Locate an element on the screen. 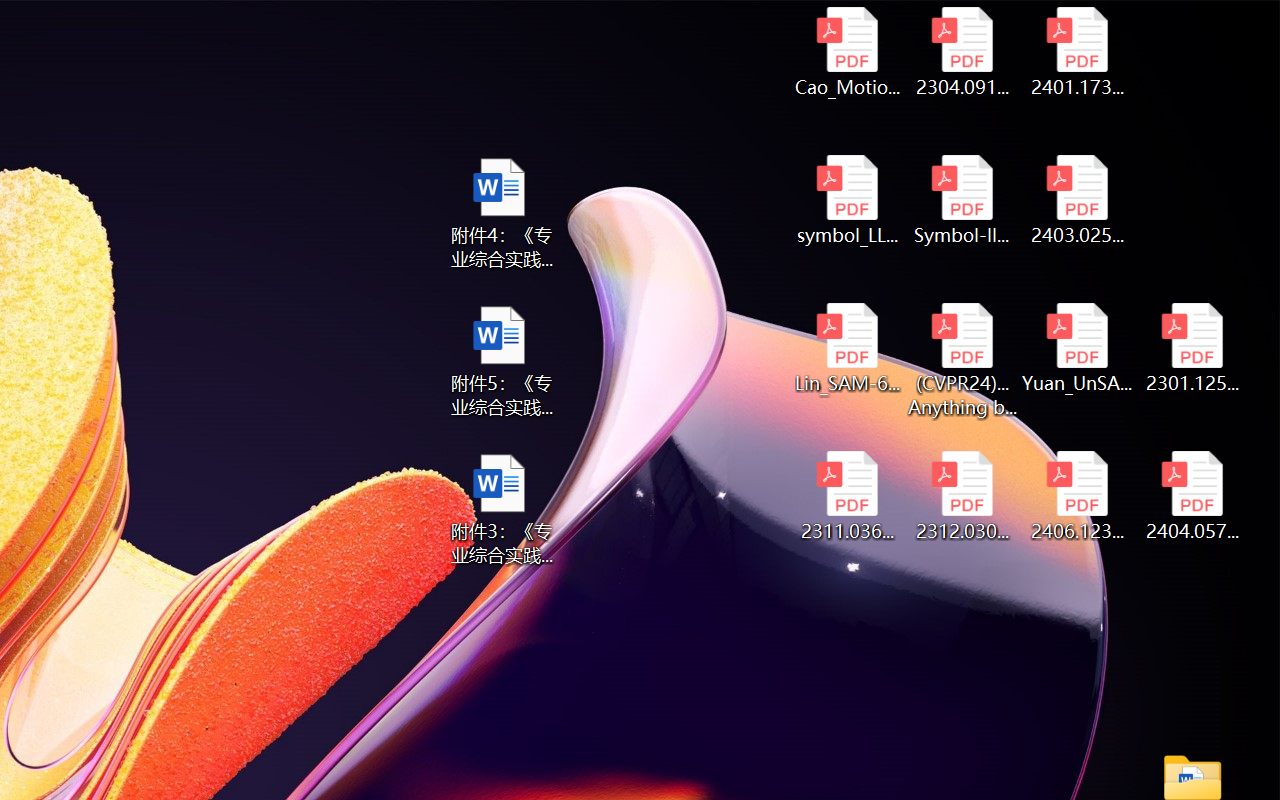 This screenshot has width=1280, height=800. 'symbol_LLM.pdf' is located at coordinates (847, 200).